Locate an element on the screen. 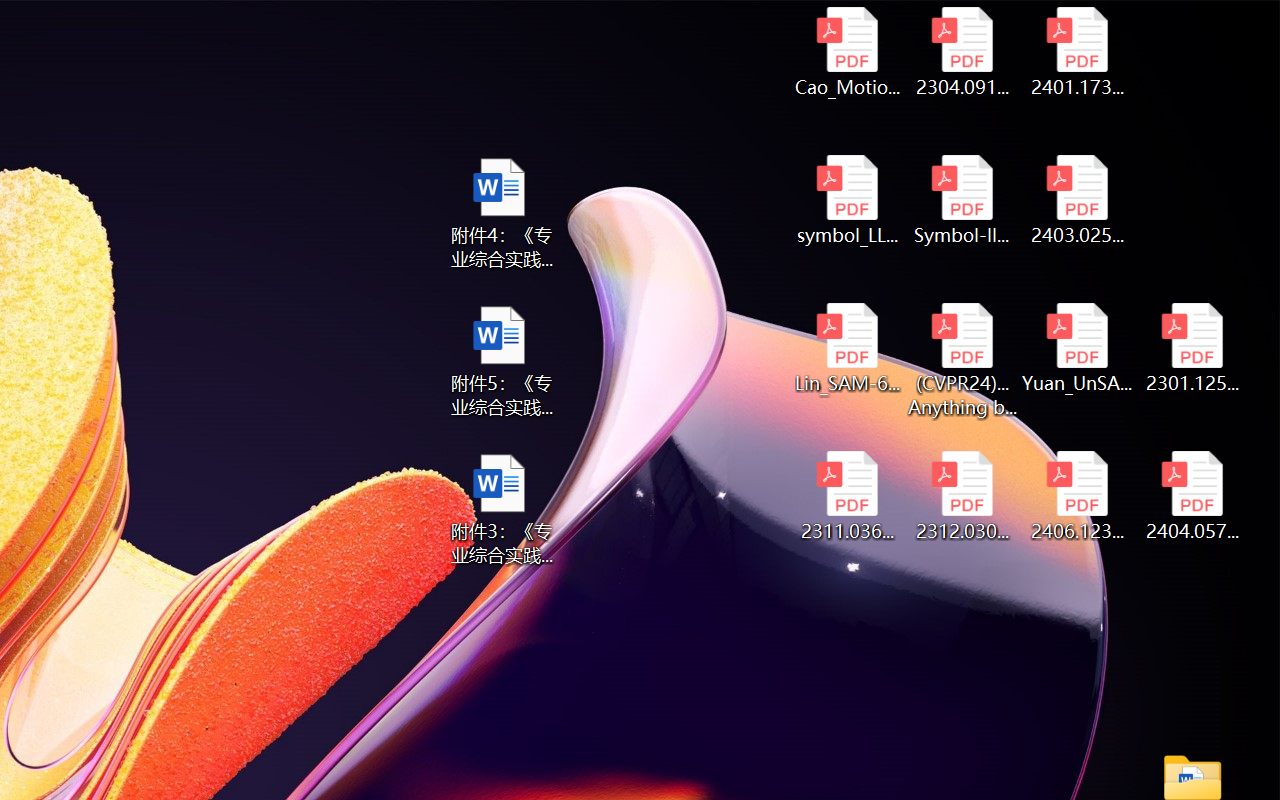 This screenshot has width=1280, height=800. 'symbol_LLM.pdf' is located at coordinates (847, 200).